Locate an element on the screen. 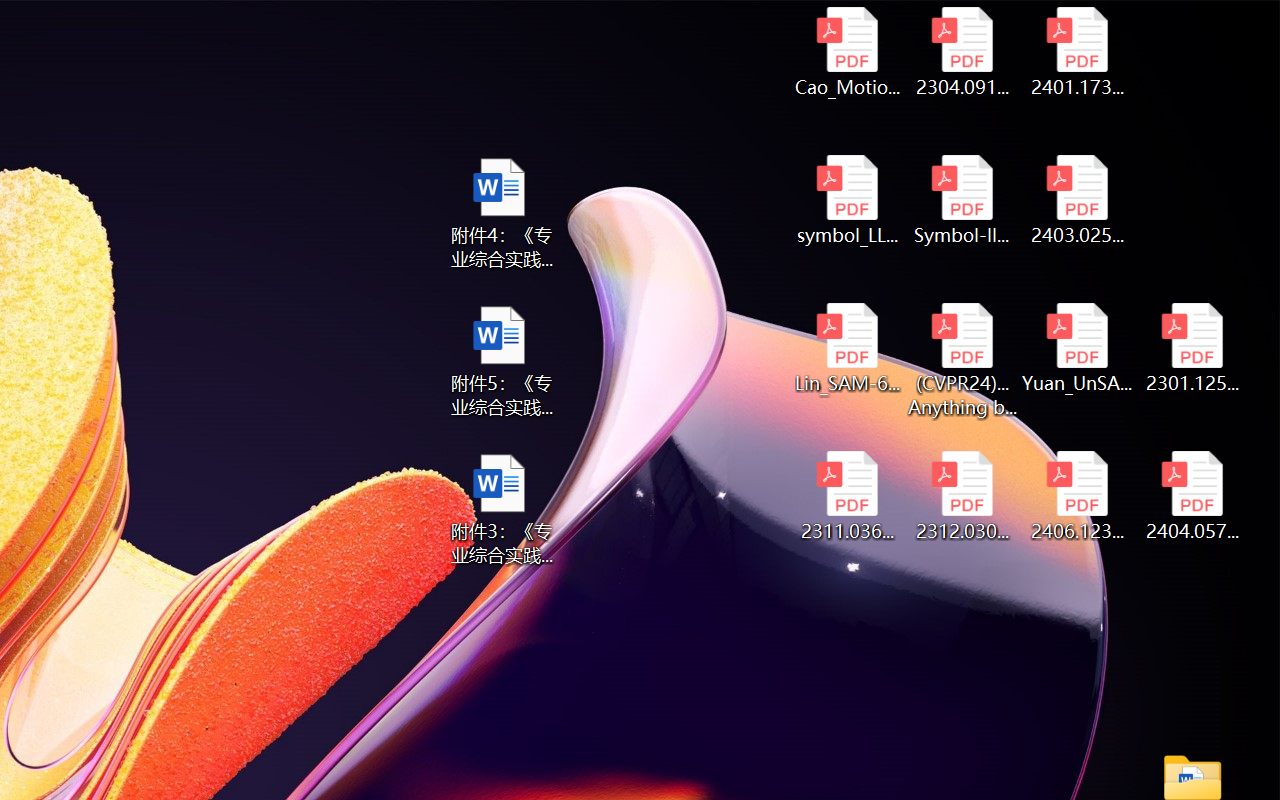 This screenshot has width=1280, height=800. 'symbol_LLM.pdf' is located at coordinates (847, 200).